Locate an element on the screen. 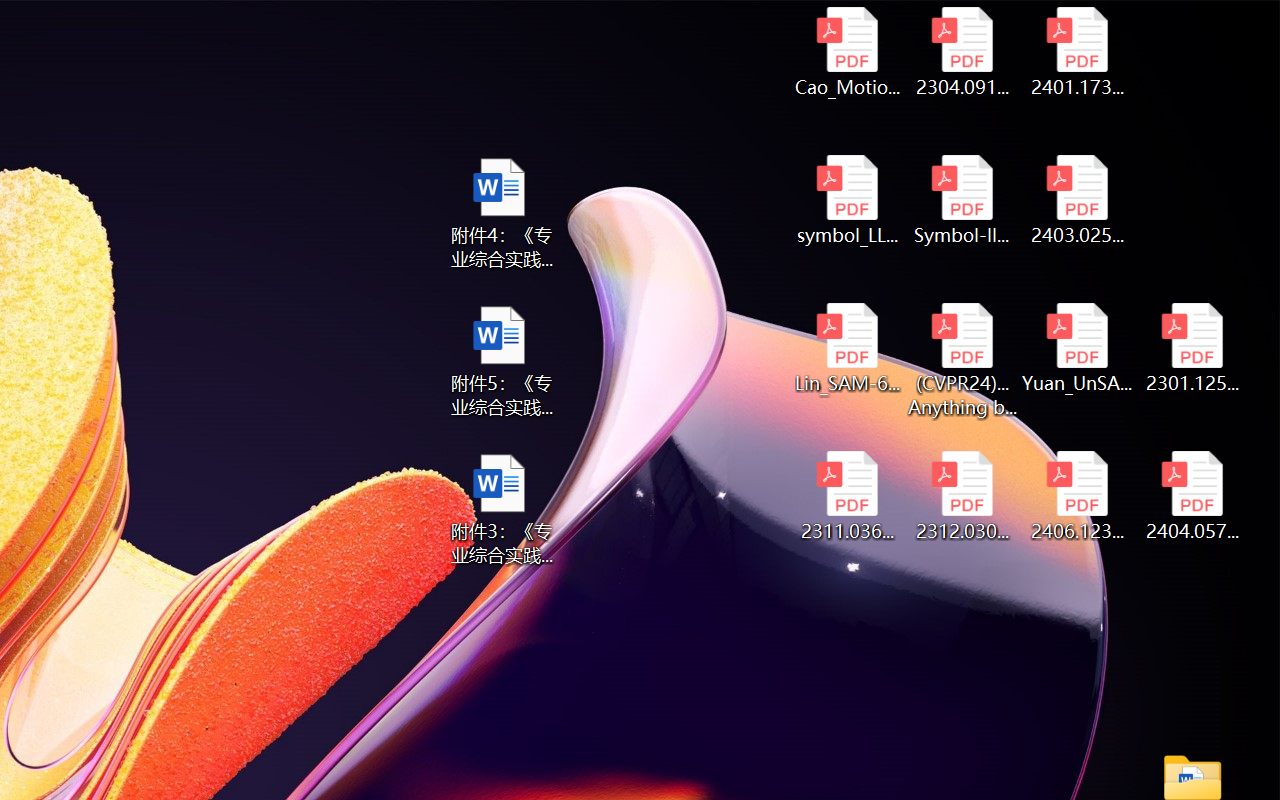 This screenshot has width=1280, height=800. 'symbol_LLM.pdf' is located at coordinates (847, 200).